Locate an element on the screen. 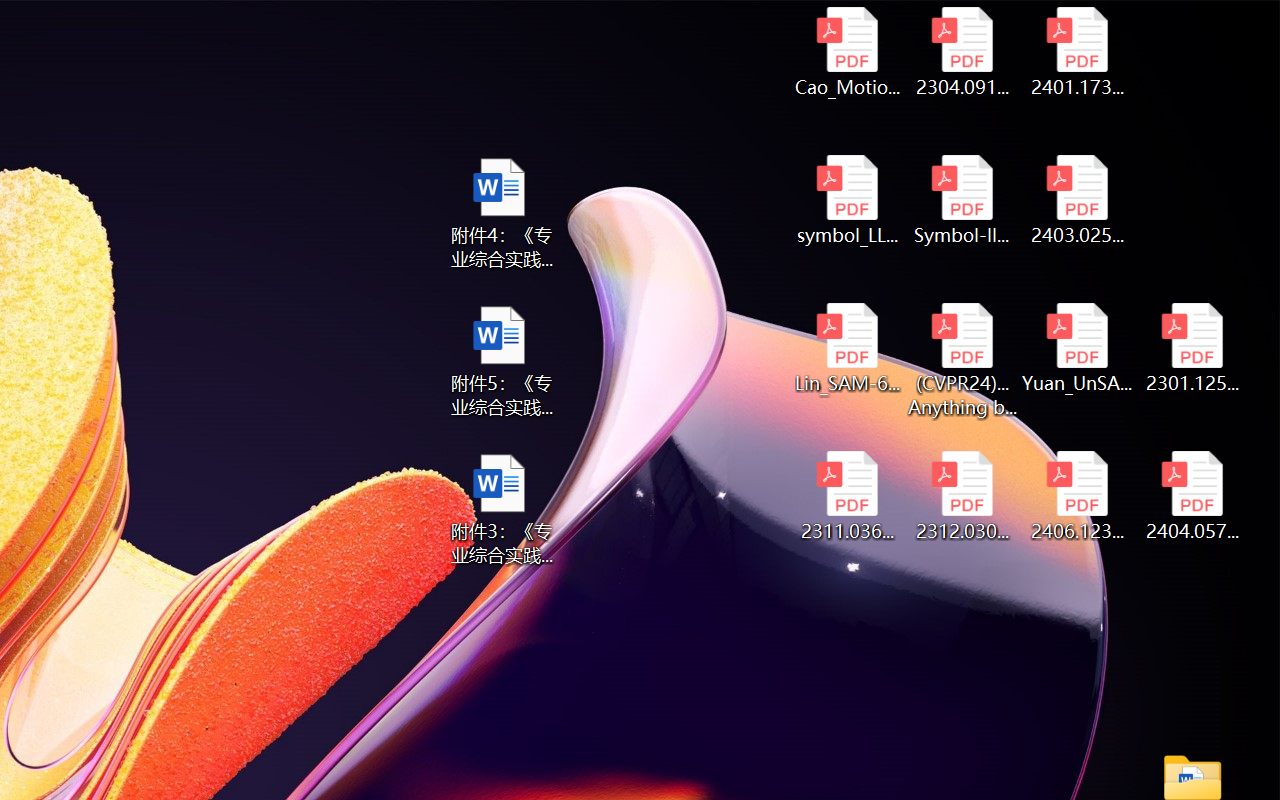 This screenshot has width=1280, height=800. 'symbol_LLM.pdf' is located at coordinates (847, 200).